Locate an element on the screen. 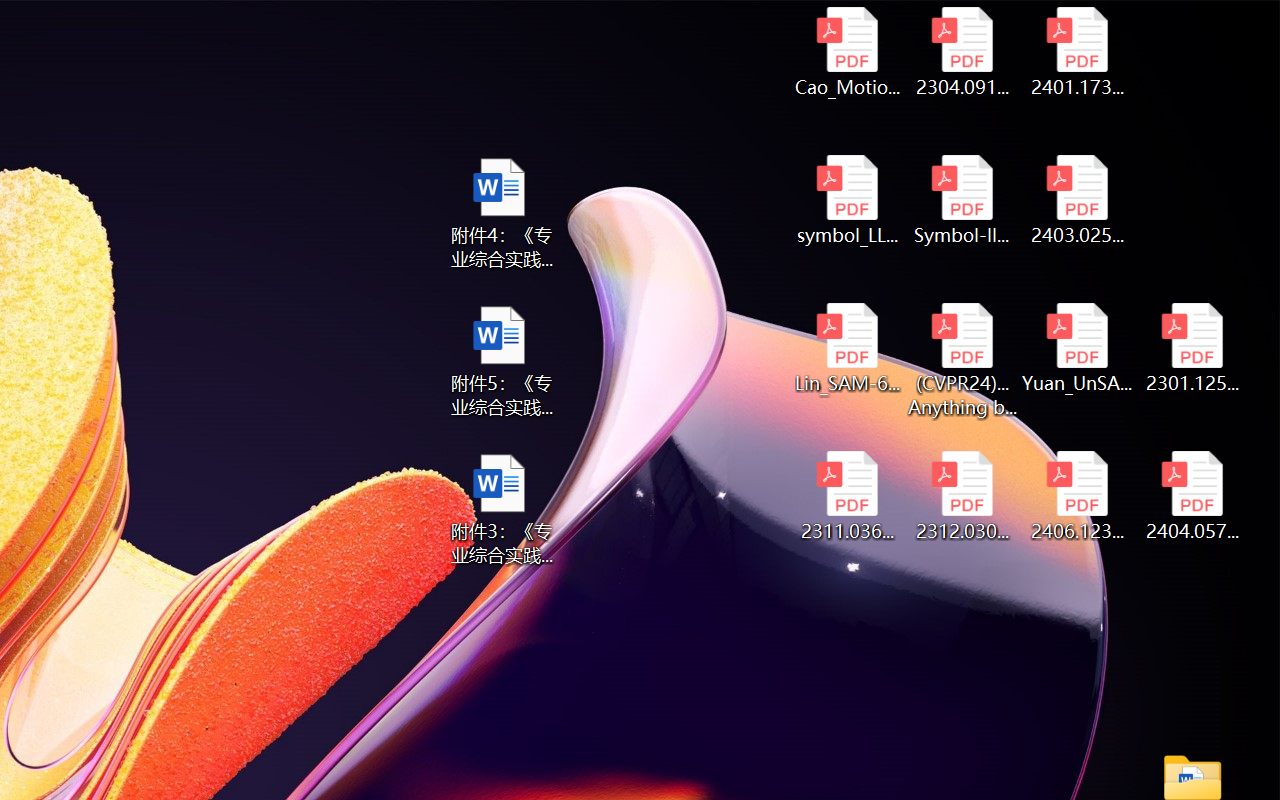 This screenshot has width=1280, height=800. 'symbol_LLM.pdf' is located at coordinates (847, 200).